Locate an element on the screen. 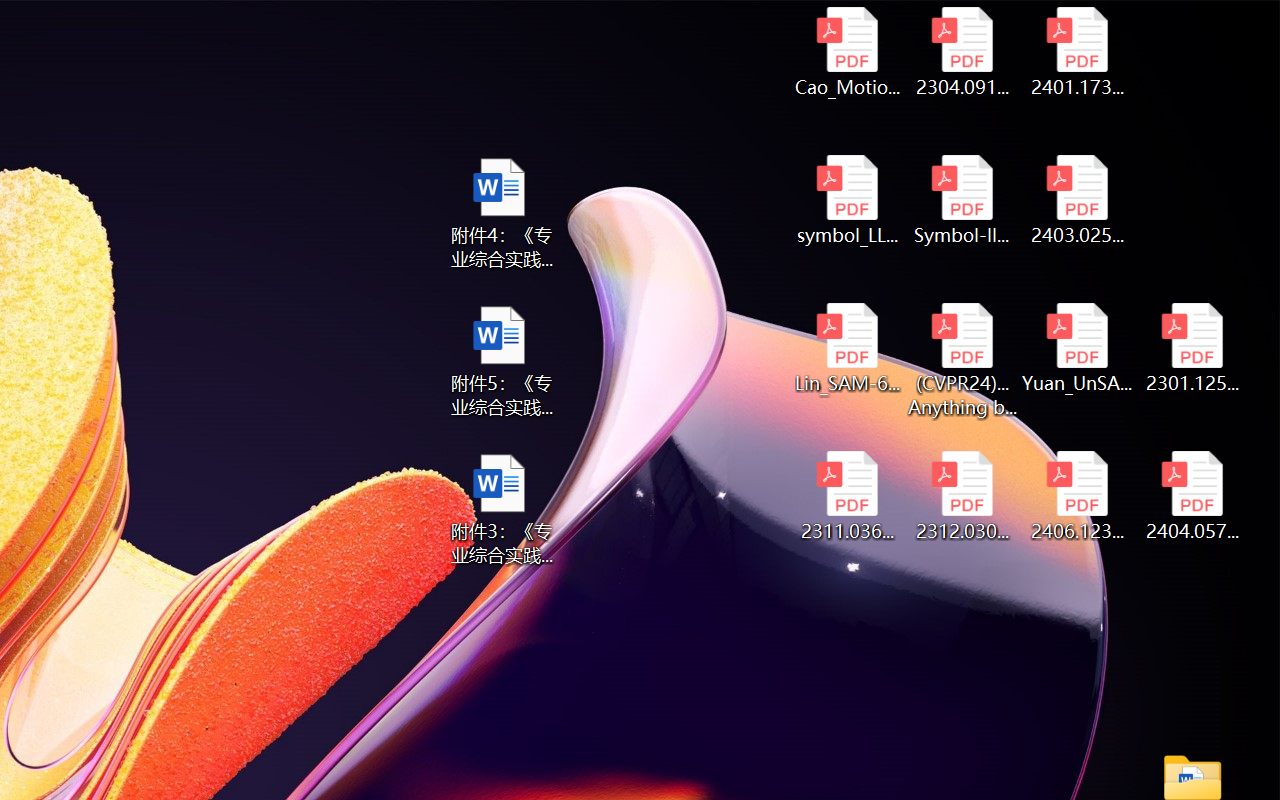 This screenshot has width=1280, height=800. 'symbol_LLM.pdf' is located at coordinates (847, 200).